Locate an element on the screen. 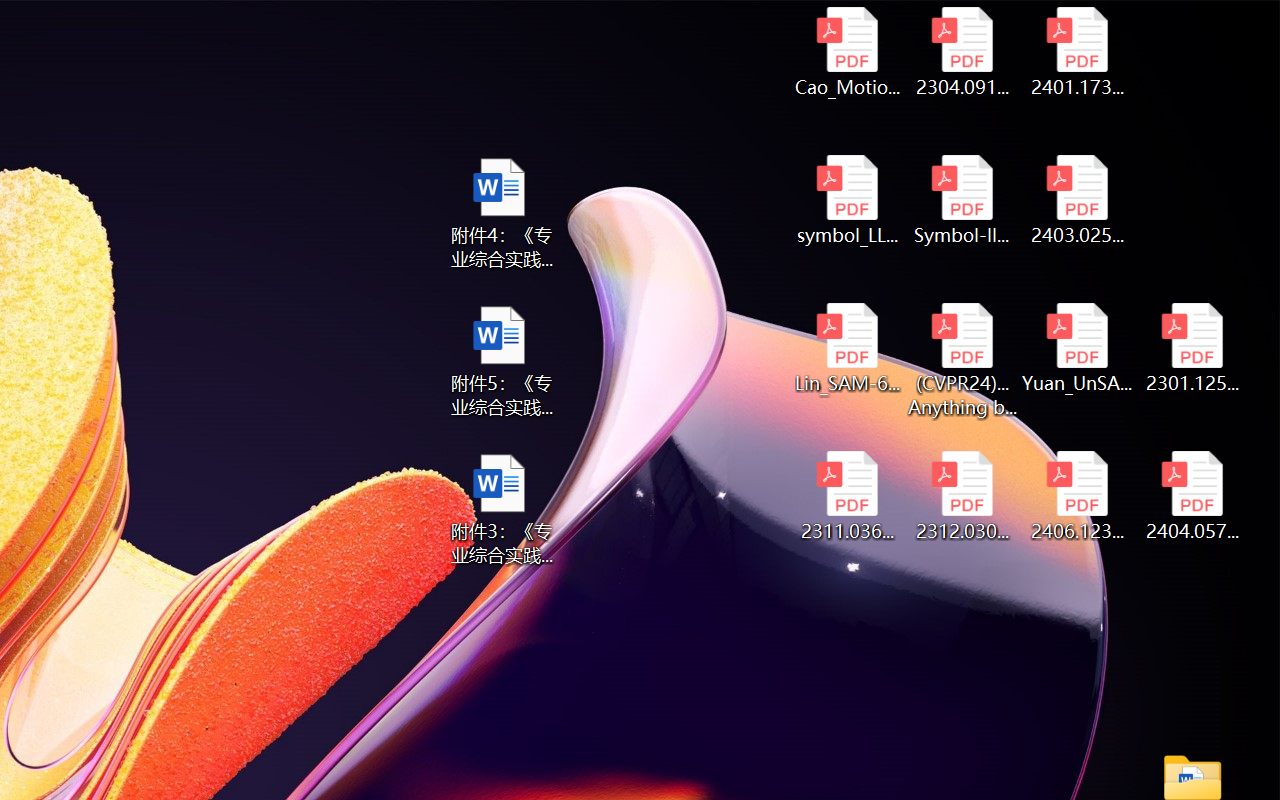 This screenshot has width=1280, height=800. 'symbol_LLM.pdf' is located at coordinates (847, 200).